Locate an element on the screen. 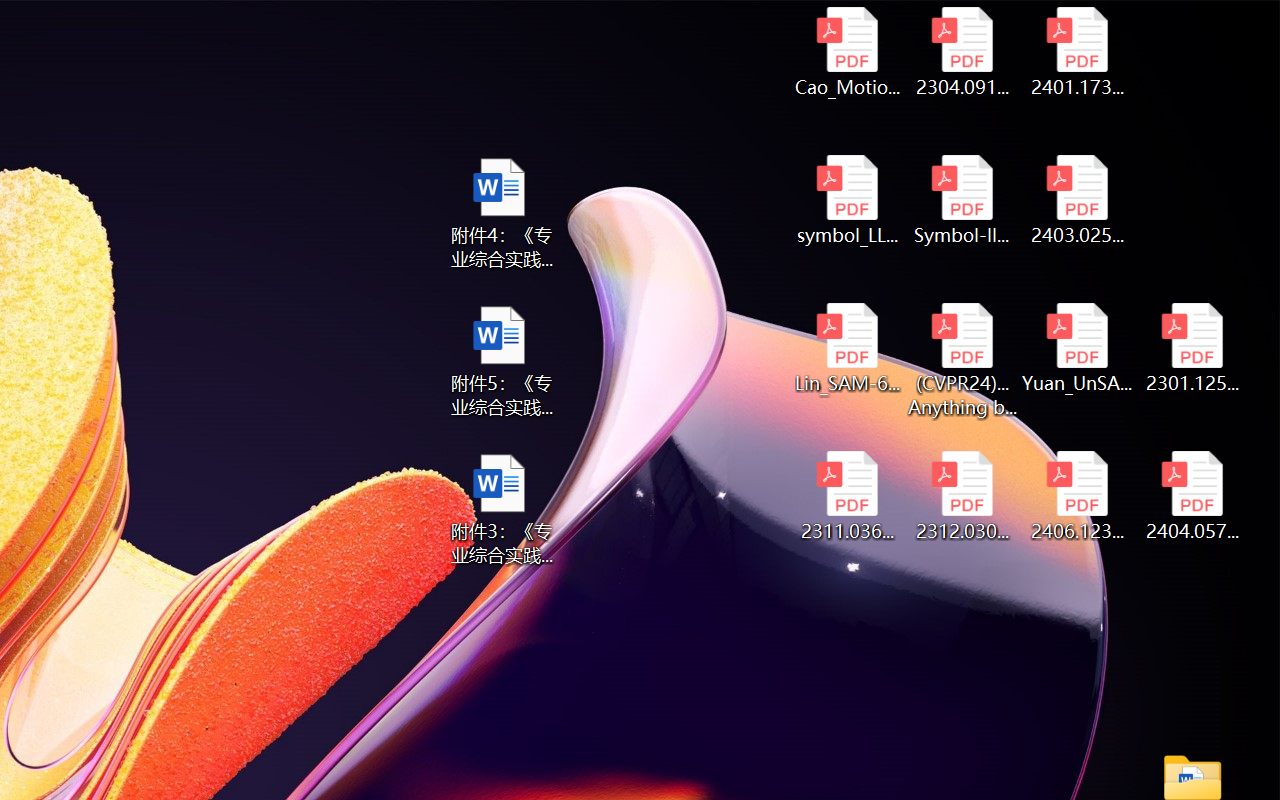 This screenshot has width=1280, height=800. 'symbol_LLM.pdf' is located at coordinates (847, 200).